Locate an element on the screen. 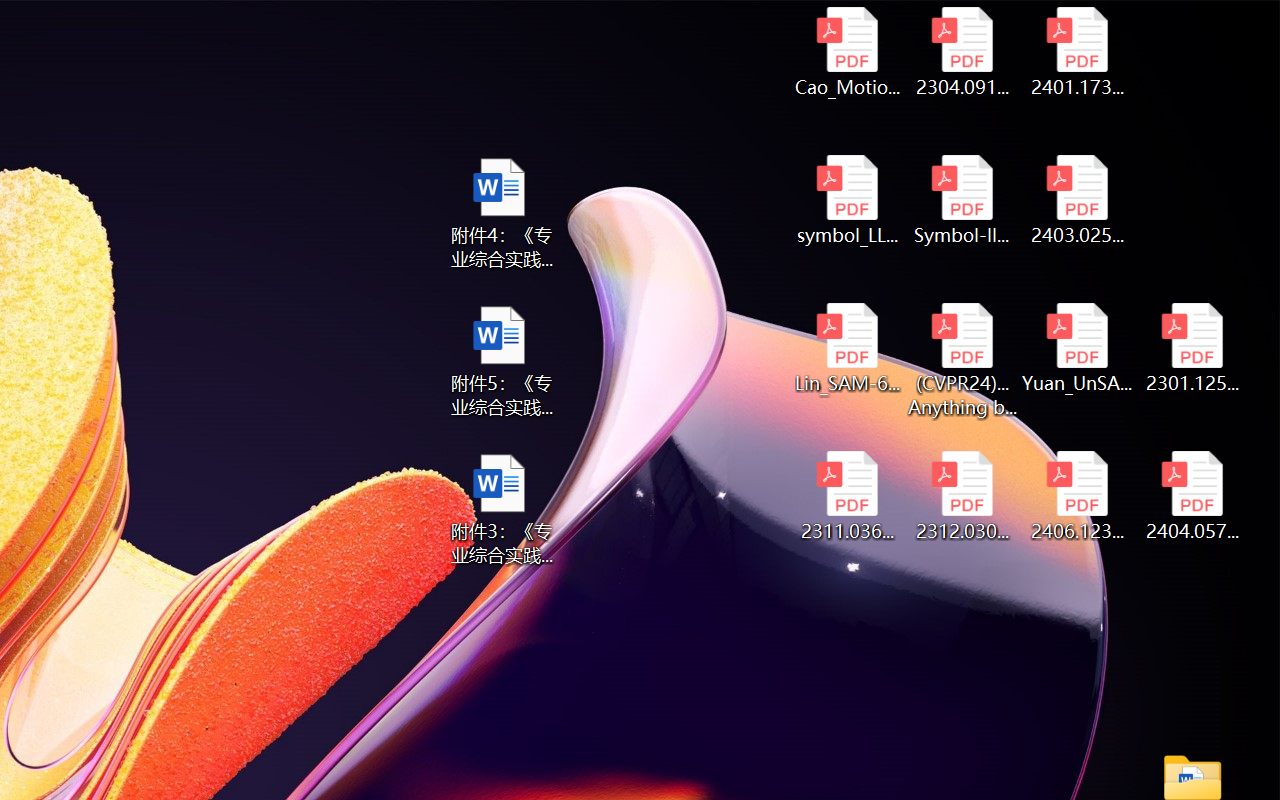 This screenshot has width=1280, height=800. 'symbol_LLM.pdf' is located at coordinates (847, 200).